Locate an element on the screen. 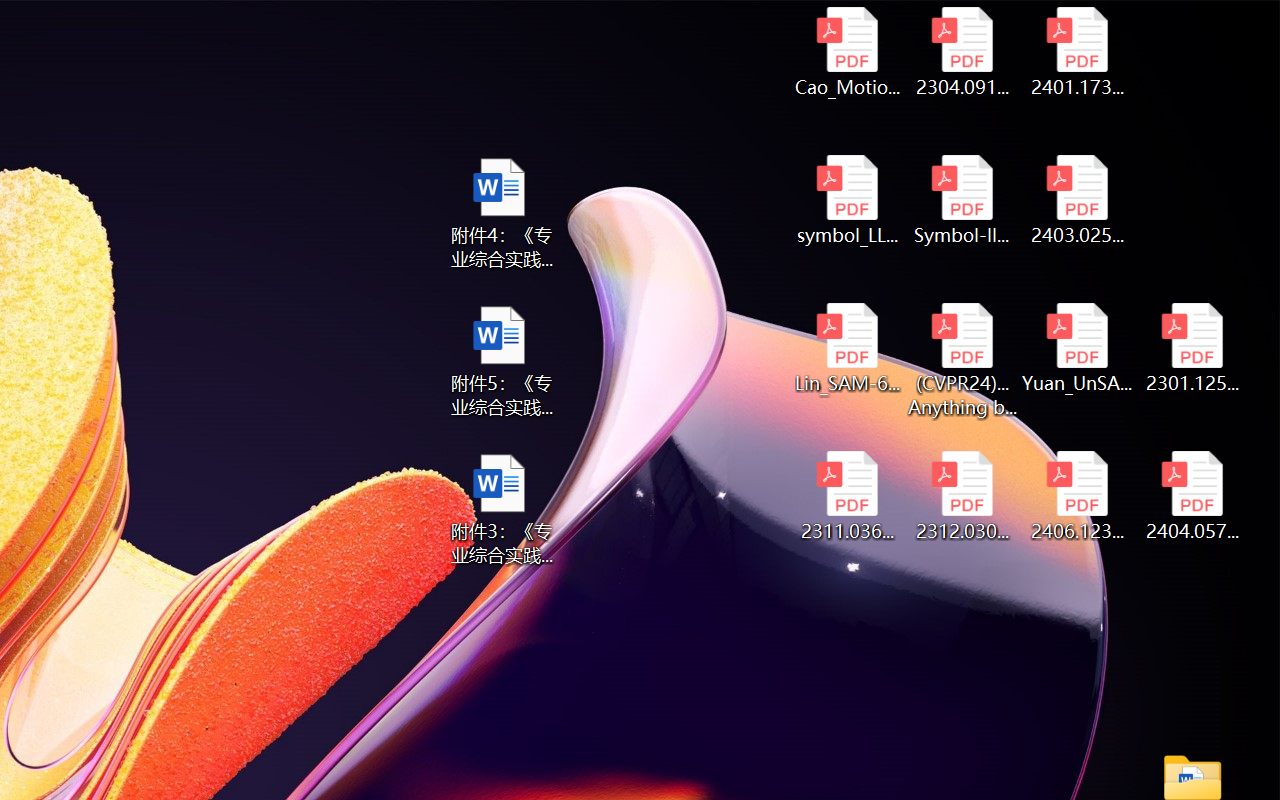 This screenshot has width=1280, height=800. 'symbol_LLM.pdf' is located at coordinates (847, 200).